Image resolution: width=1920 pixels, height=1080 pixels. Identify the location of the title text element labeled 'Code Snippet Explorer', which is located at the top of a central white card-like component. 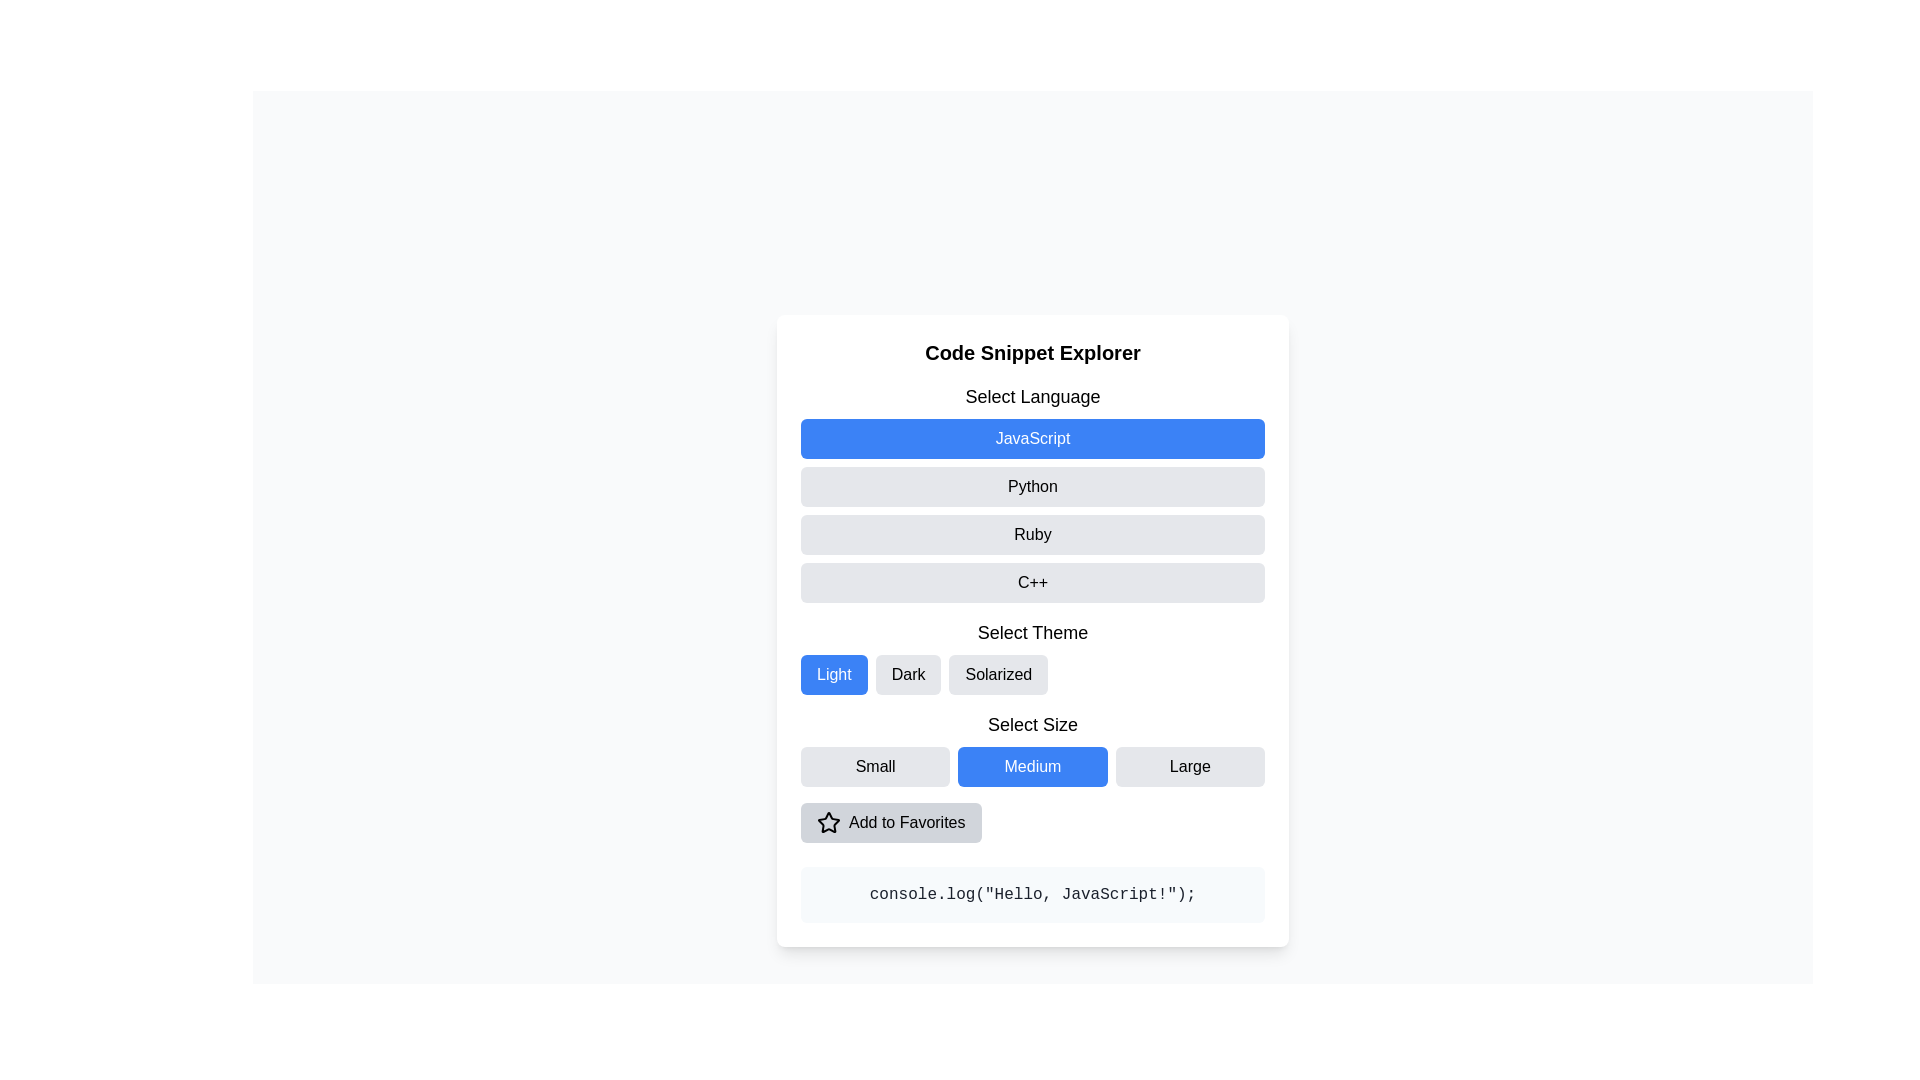
(1032, 352).